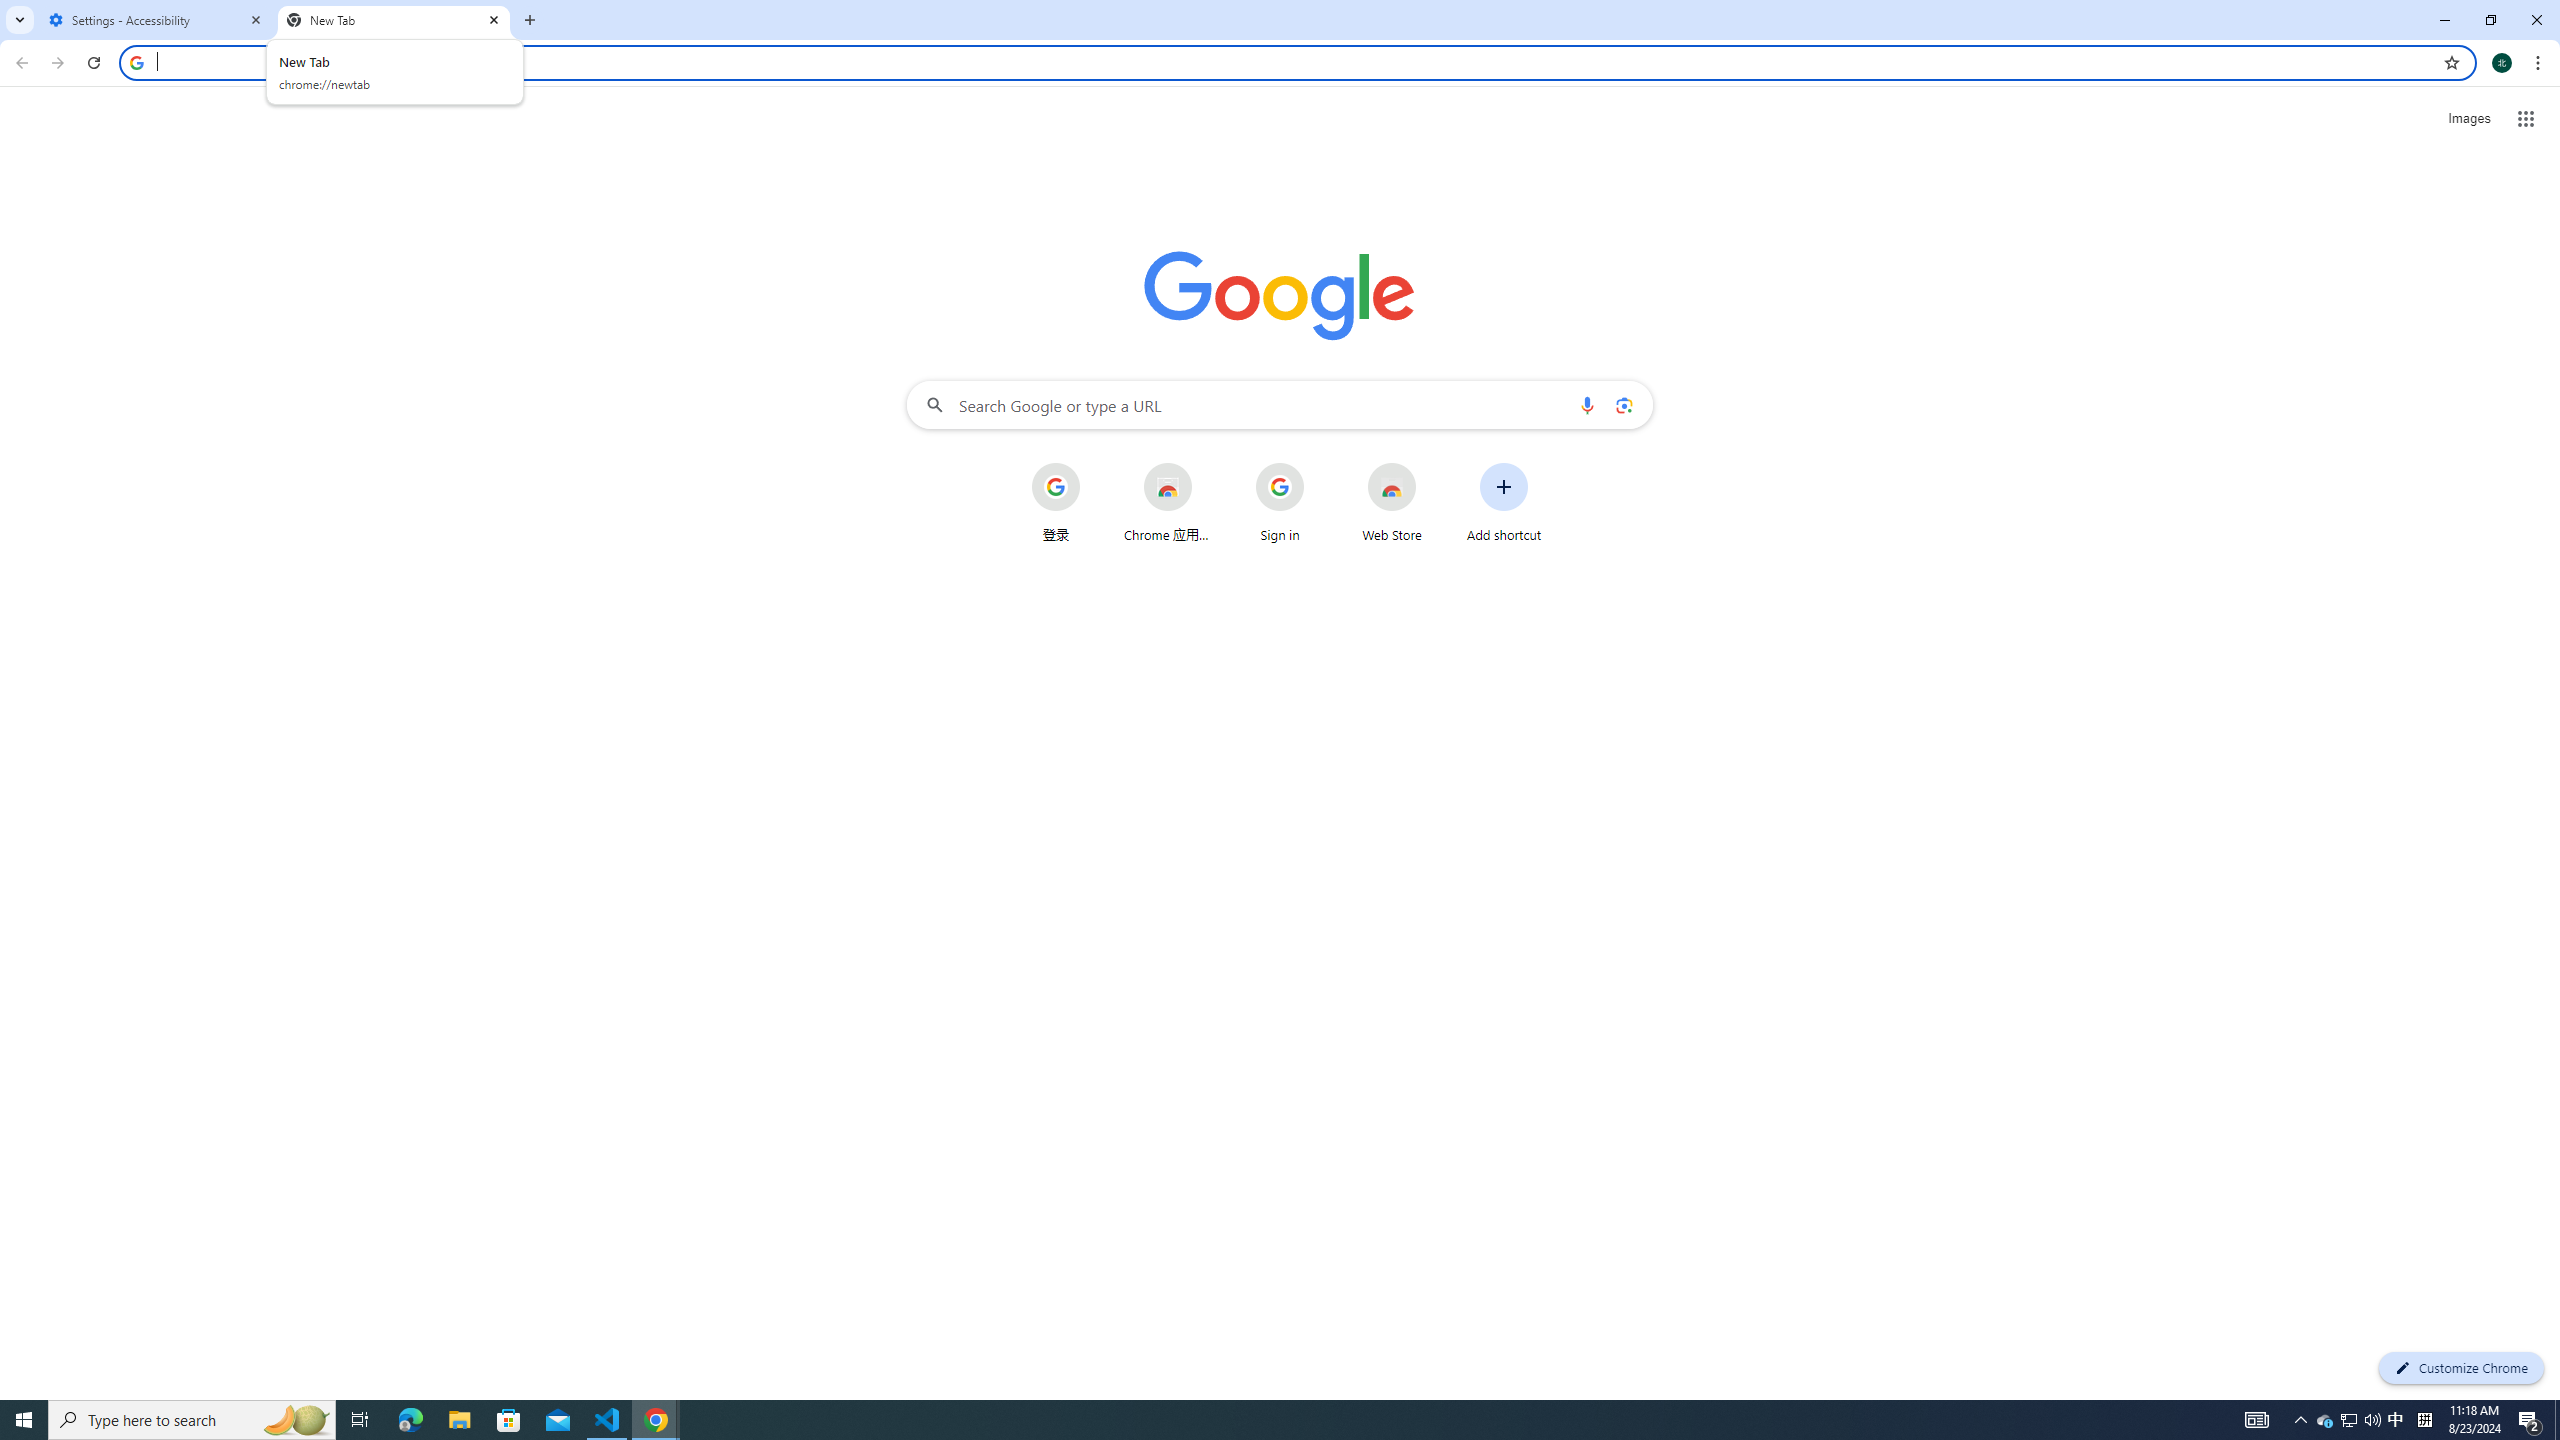  Describe the element at coordinates (1280, 405) in the screenshot. I see `'Search Google or type a URL'` at that location.